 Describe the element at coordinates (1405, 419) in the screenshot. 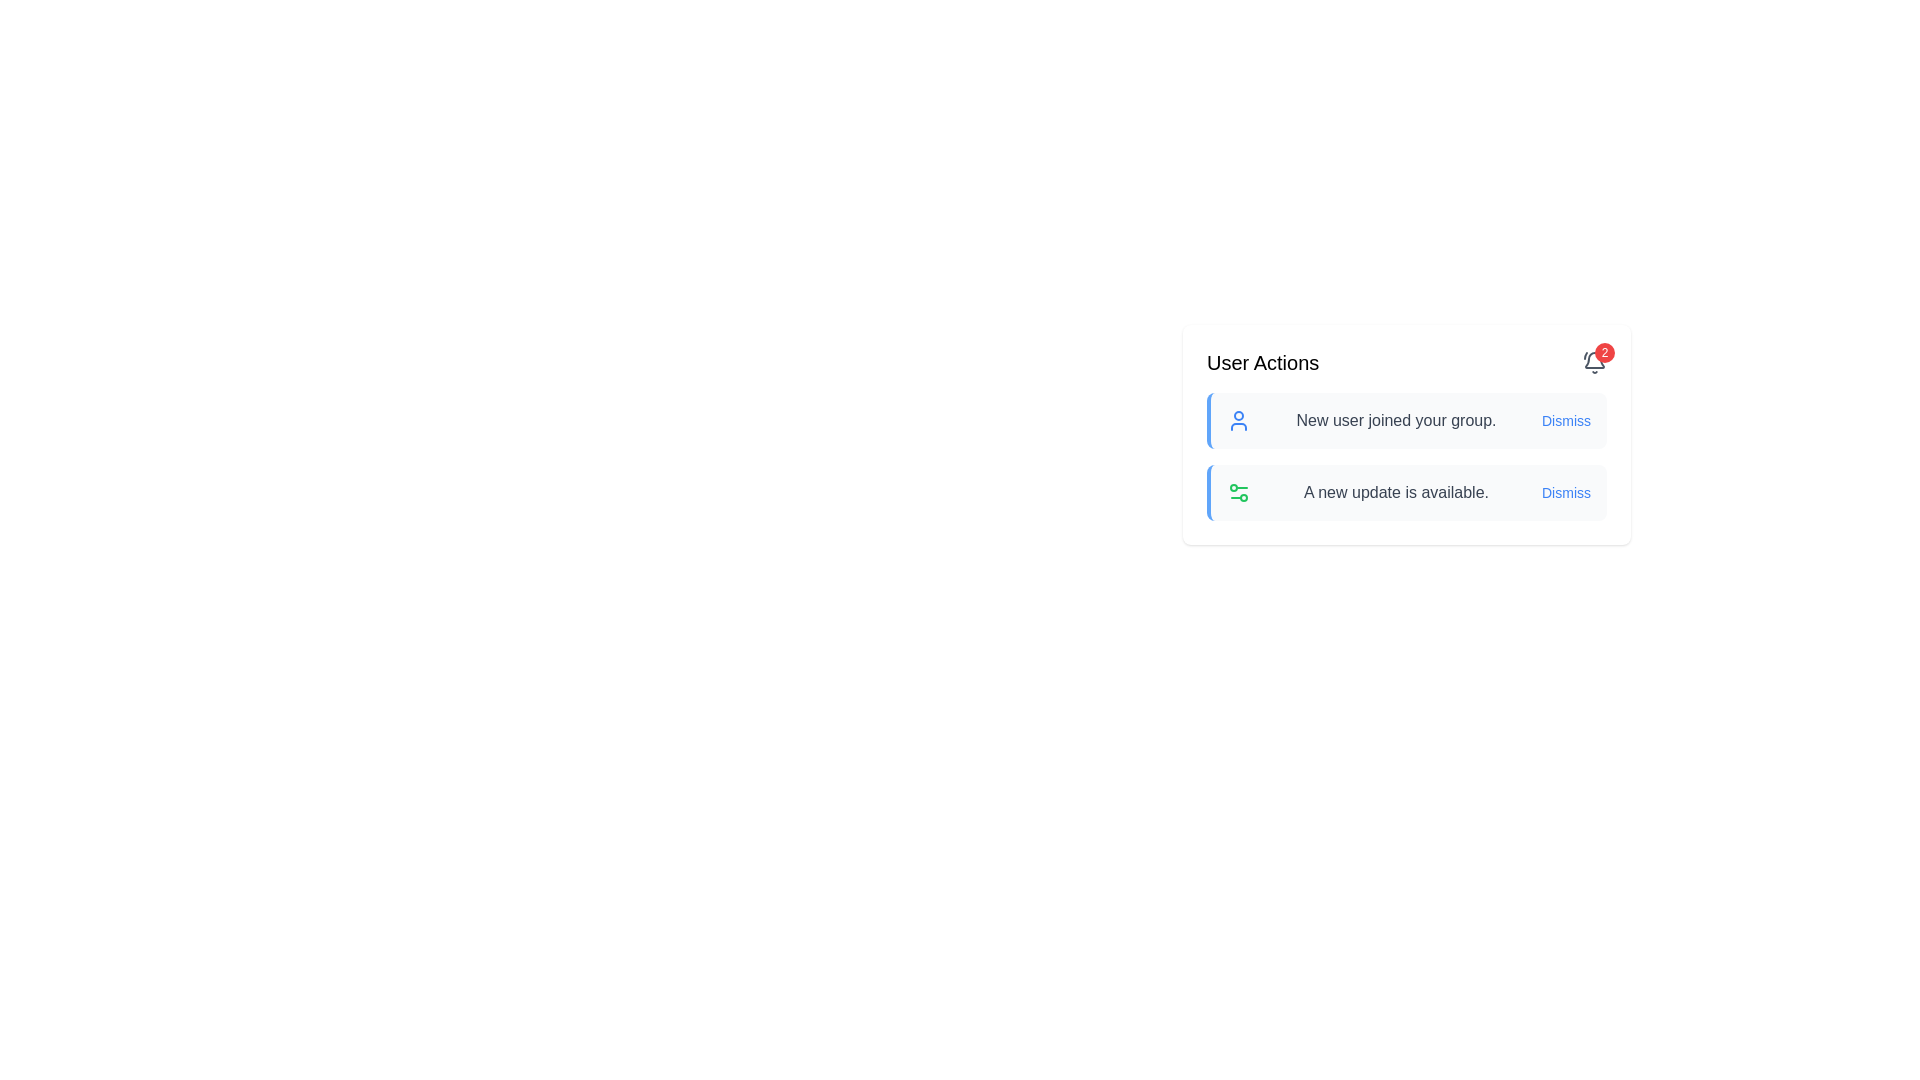

I see `the first notification item styled with a light gray background, featuring a blue border and a 'Dismiss' link` at that location.